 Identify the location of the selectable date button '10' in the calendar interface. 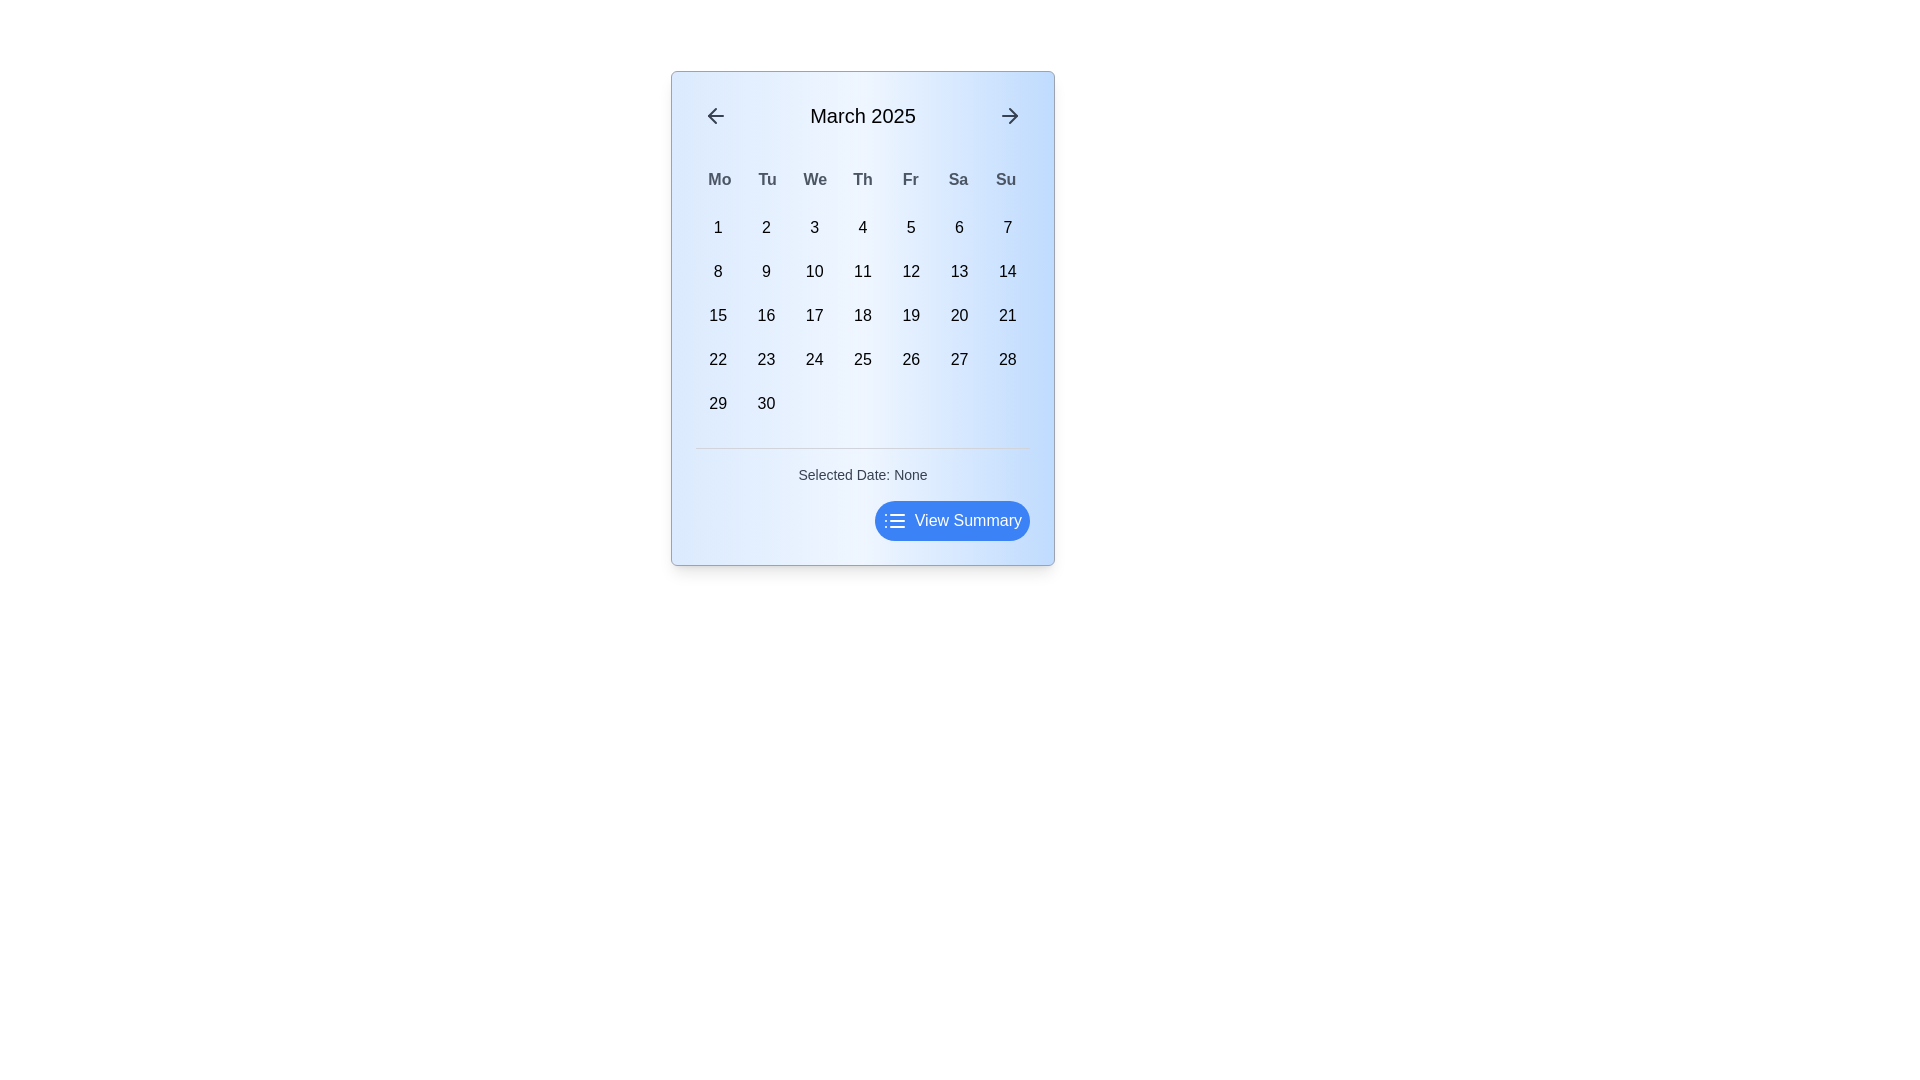
(814, 272).